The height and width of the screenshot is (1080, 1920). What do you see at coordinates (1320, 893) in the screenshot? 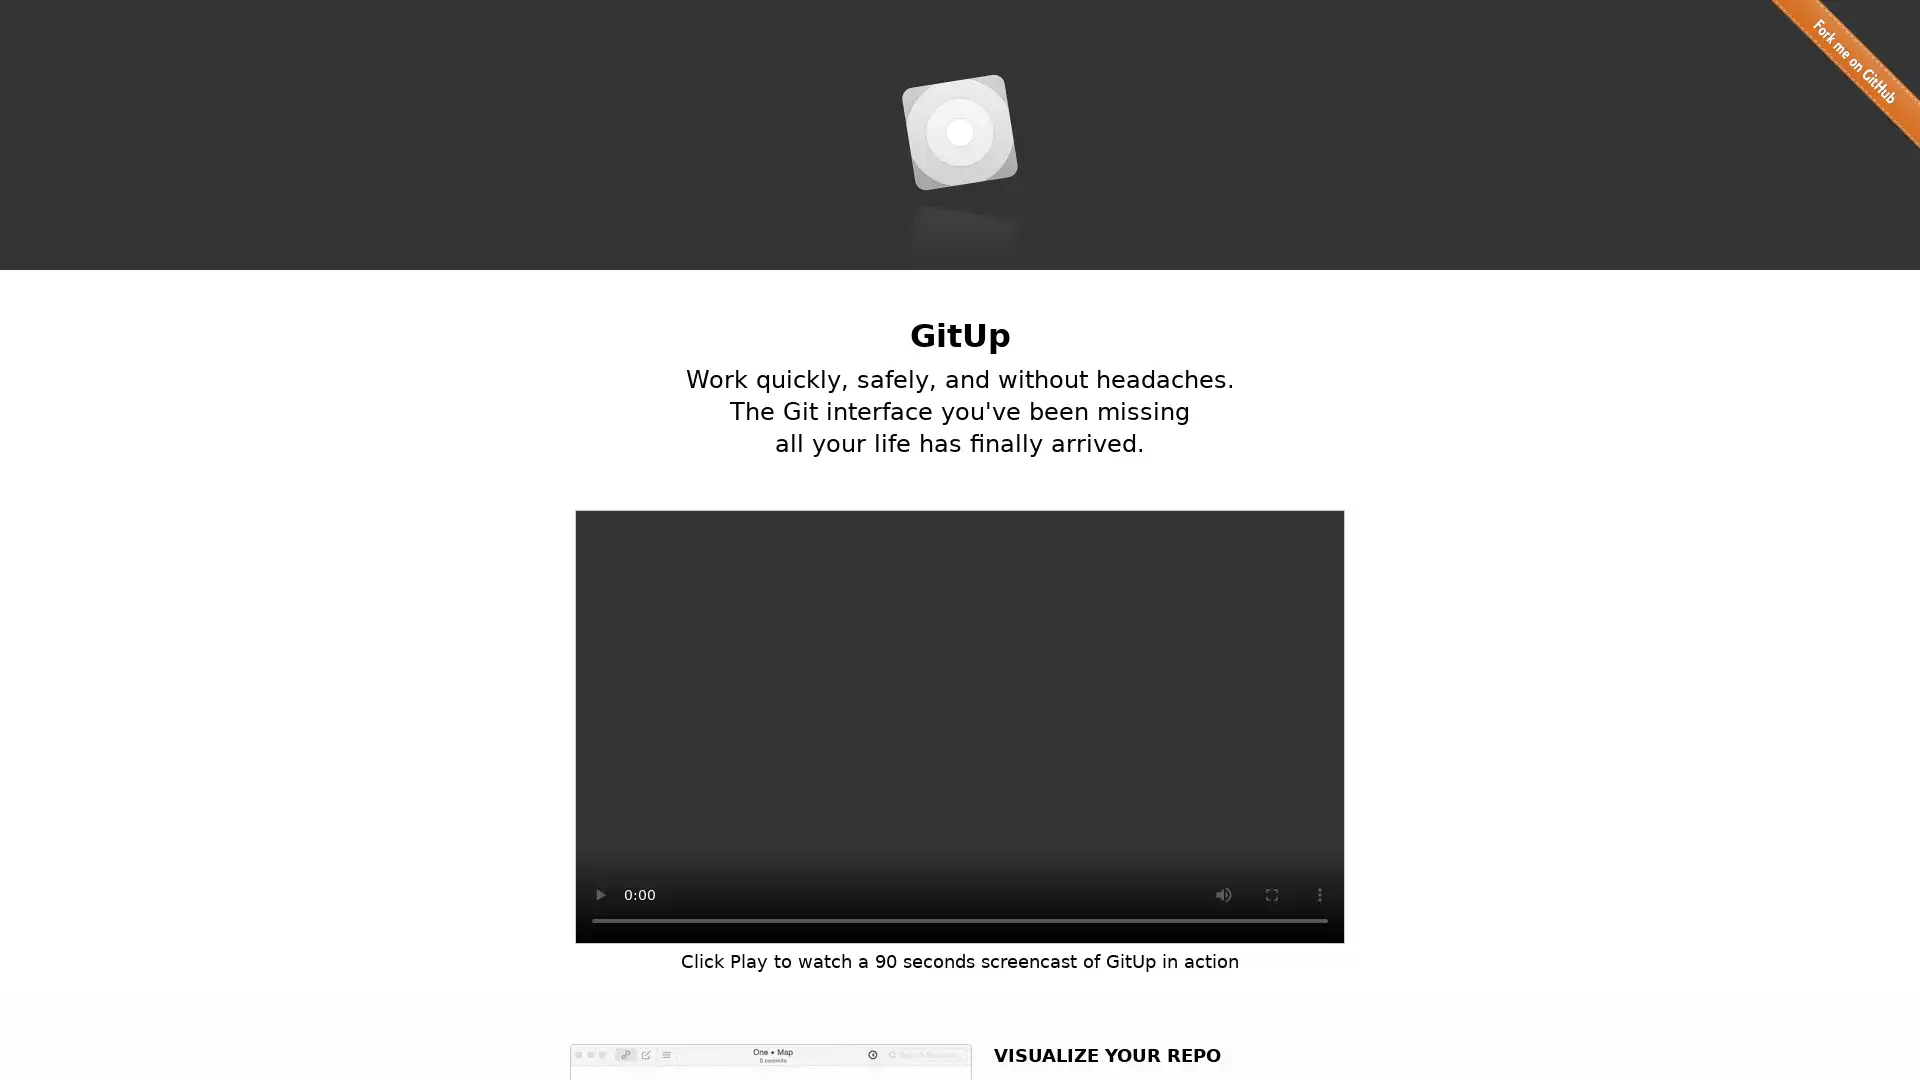
I see `show more media controls` at bounding box center [1320, 893].